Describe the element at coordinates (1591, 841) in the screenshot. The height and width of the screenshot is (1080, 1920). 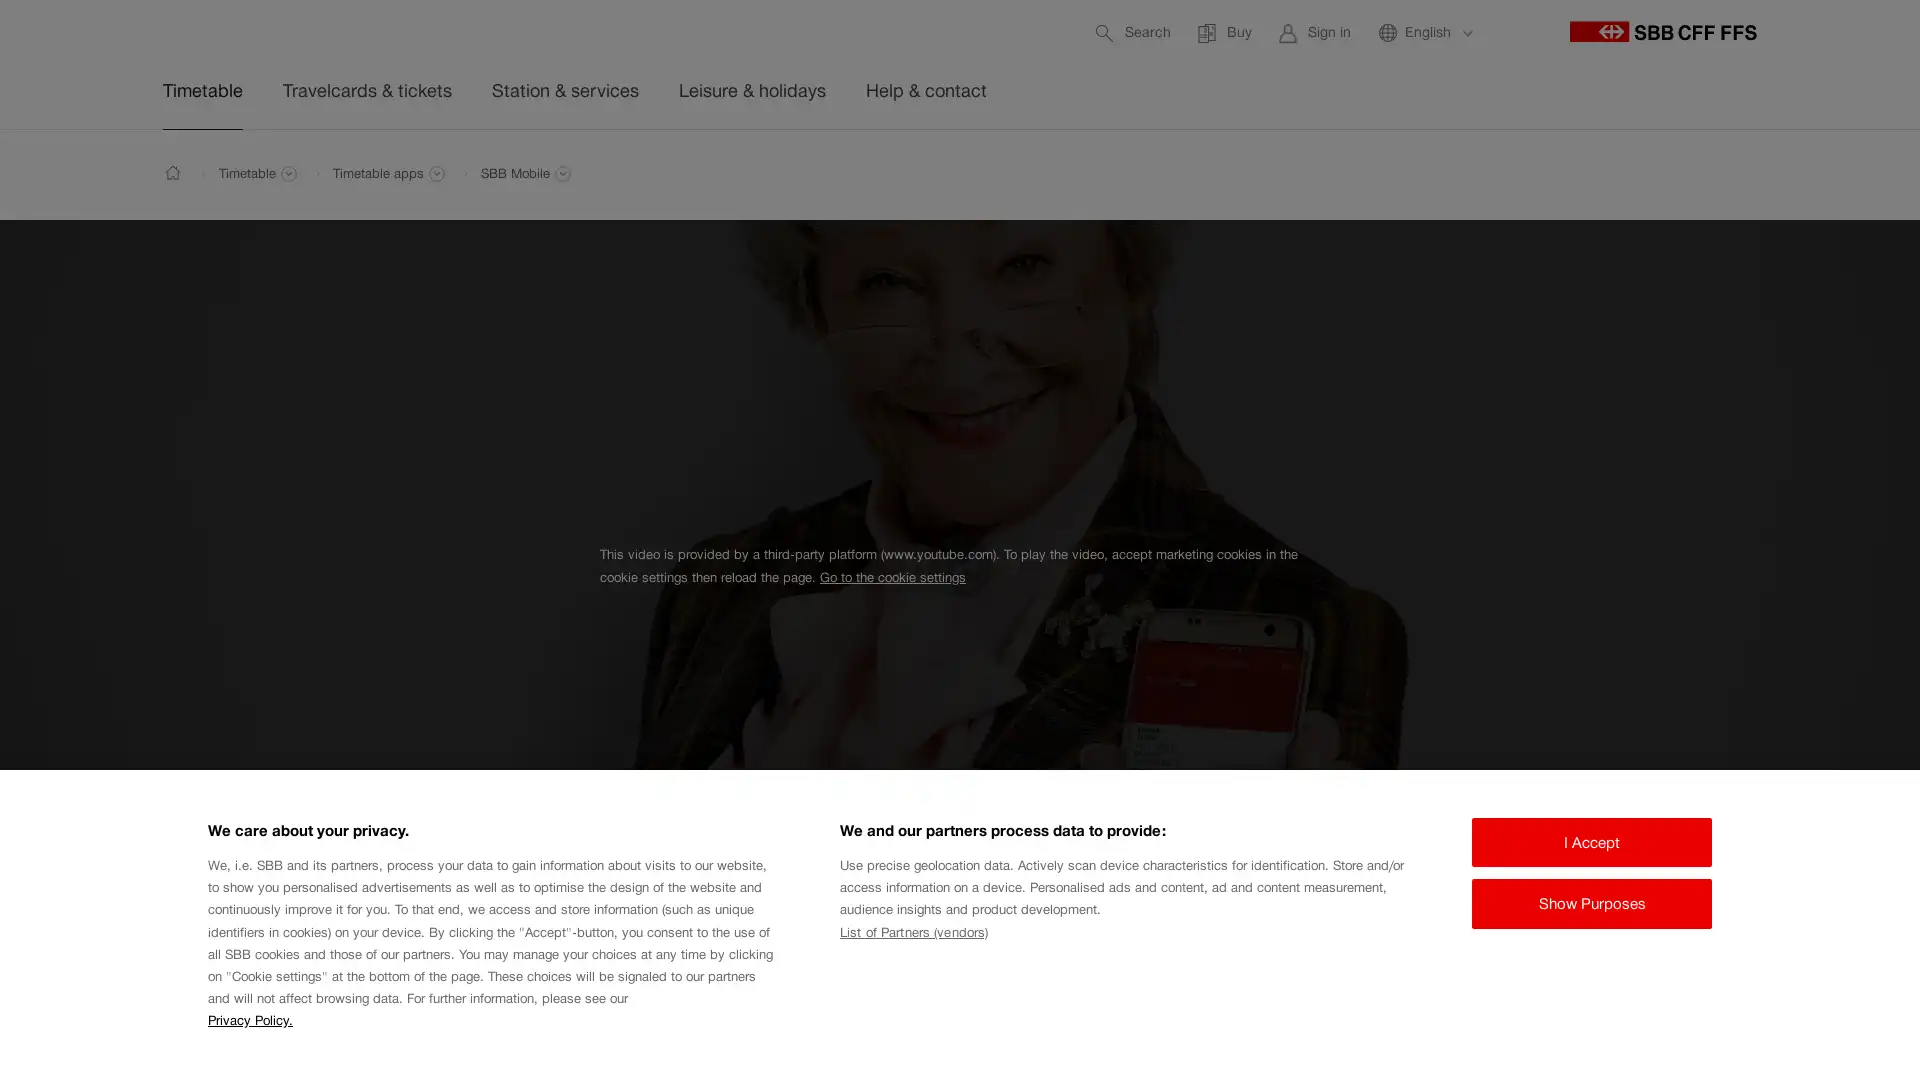
I see `I Accept` at that location.